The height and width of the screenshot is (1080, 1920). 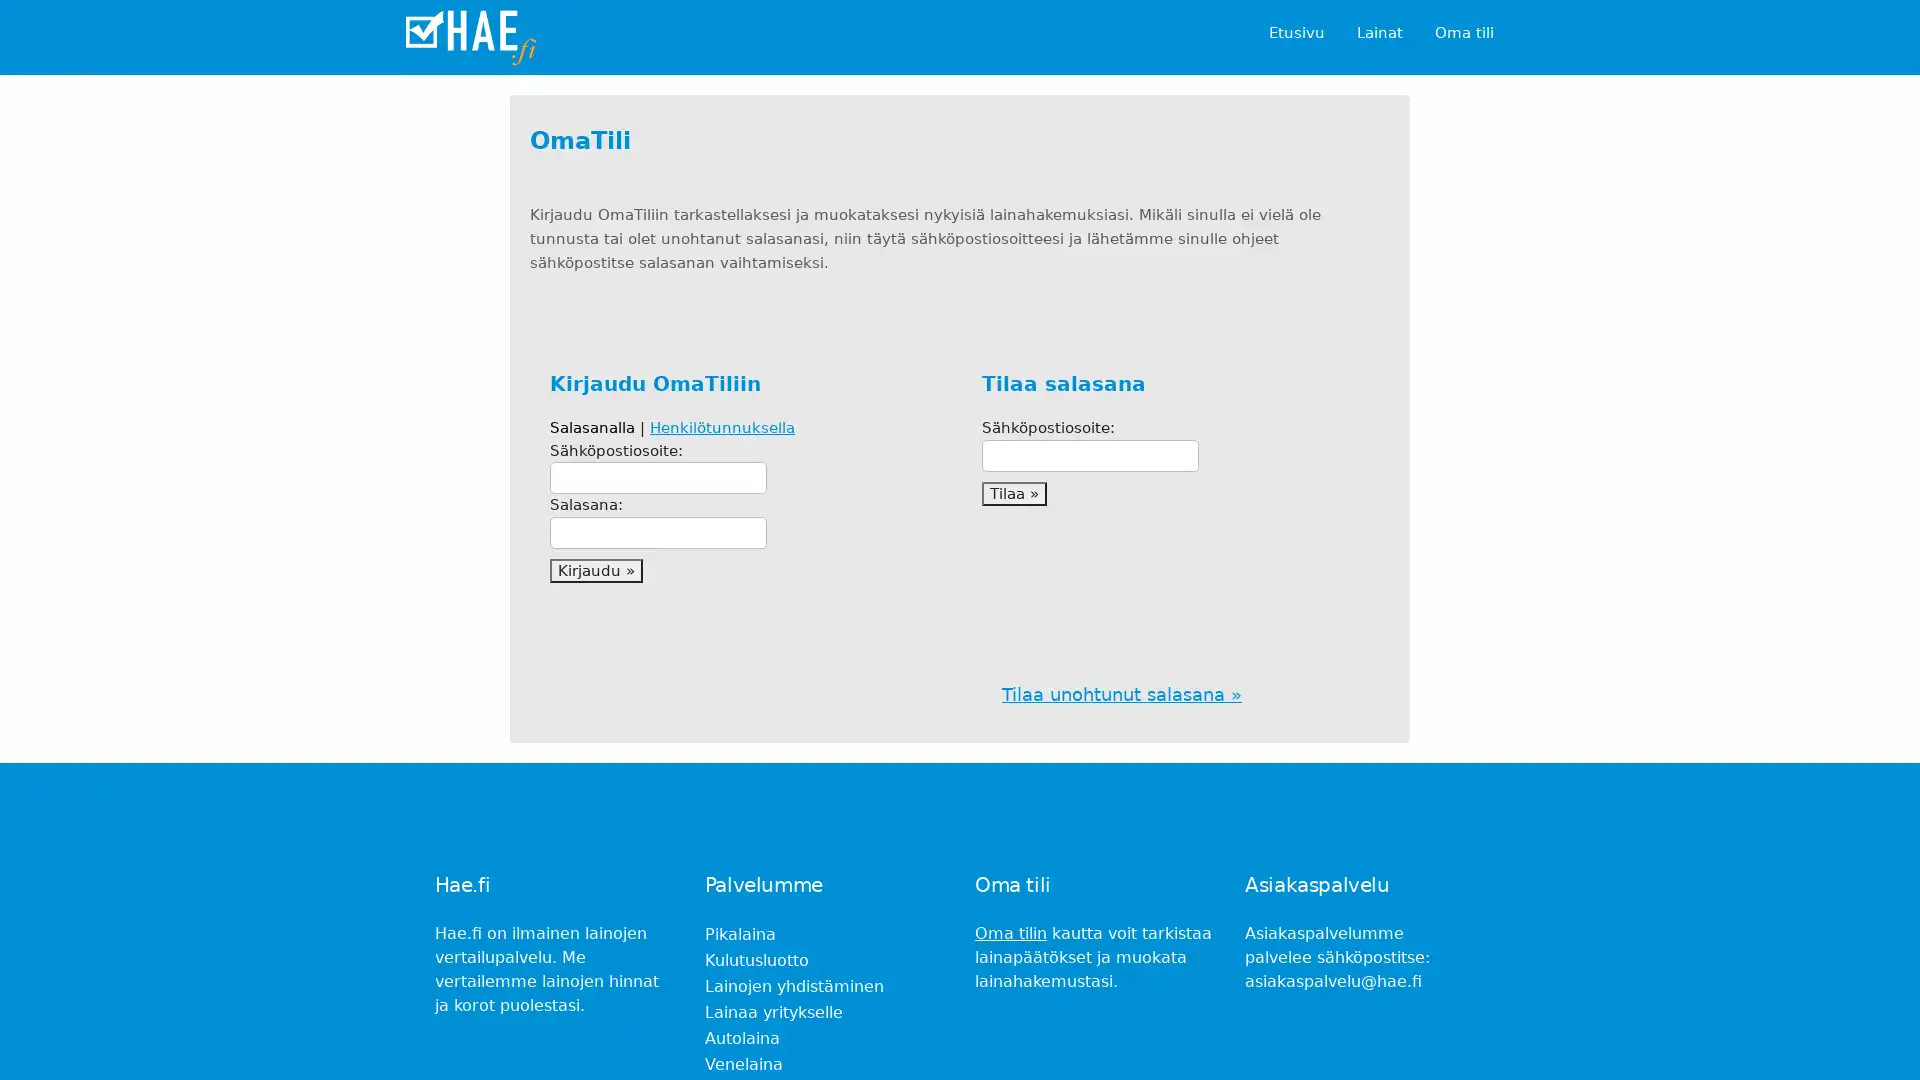 I want to click on Kirjaudu, so click(x=595, y=570).